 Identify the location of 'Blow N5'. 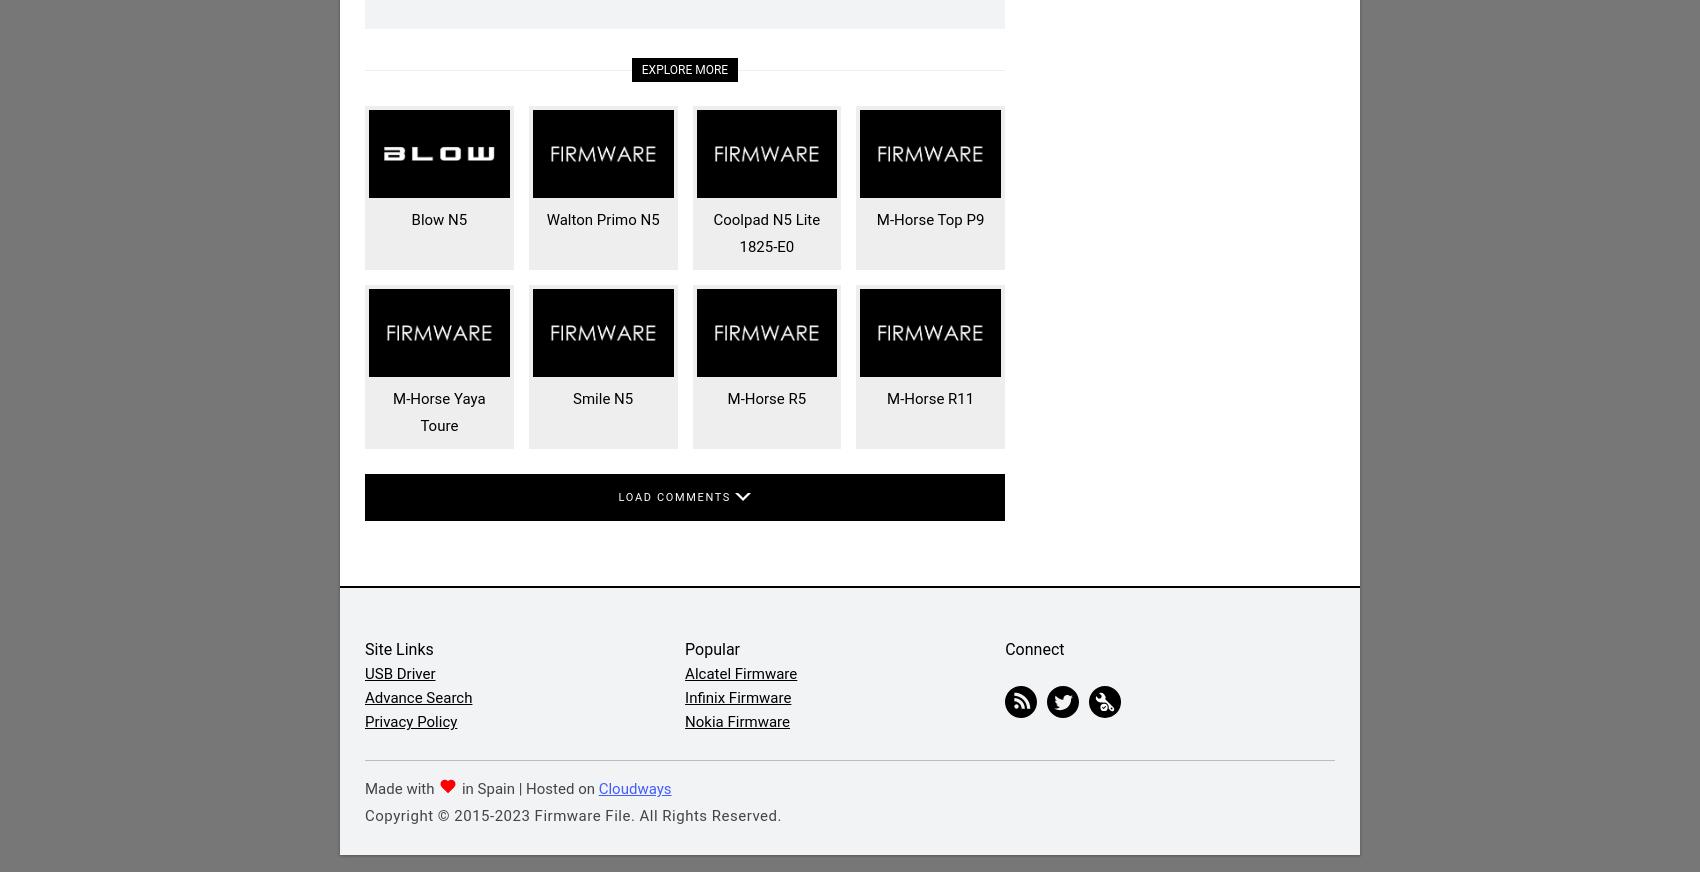
(410, 219).